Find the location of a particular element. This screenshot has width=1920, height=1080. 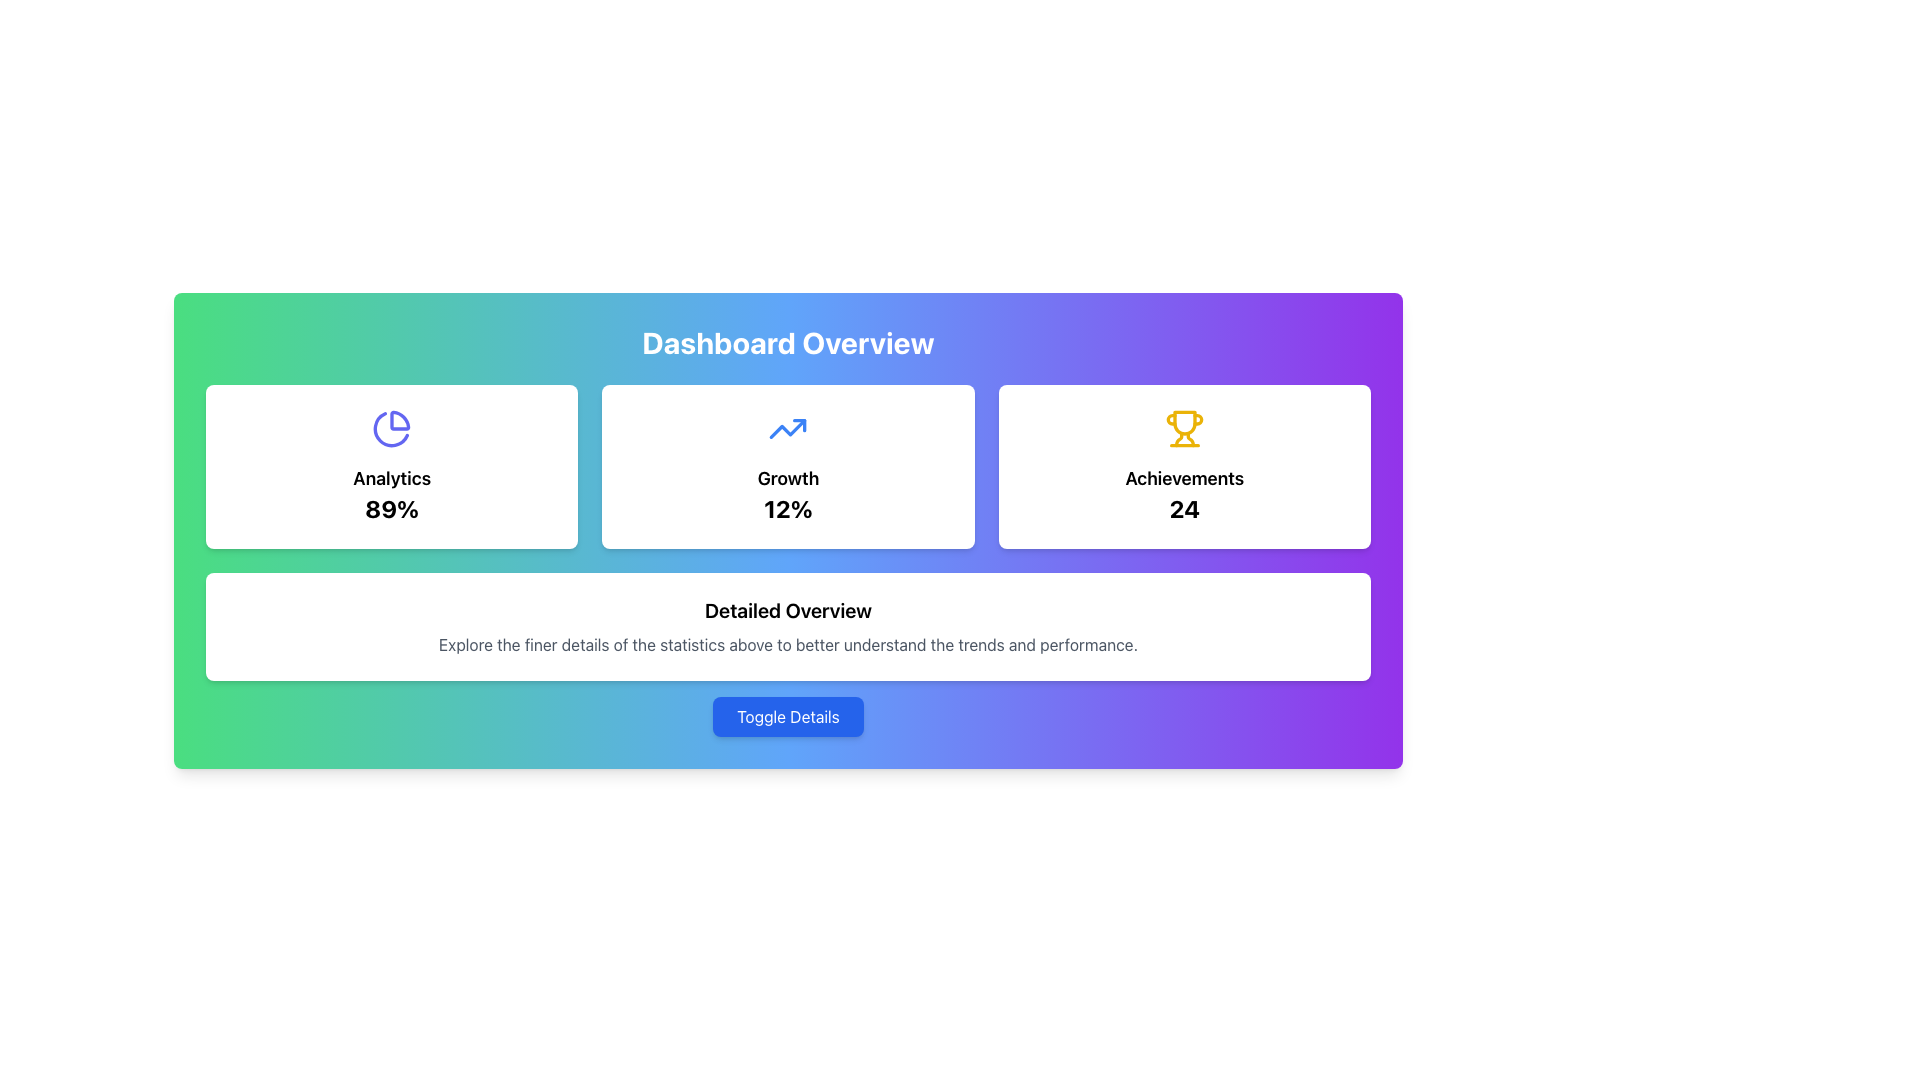

the blue circular pie chart icon located at the top center of the first card, directly above the text 'Analytics' and '89%' is located at coordinates (392, 427).